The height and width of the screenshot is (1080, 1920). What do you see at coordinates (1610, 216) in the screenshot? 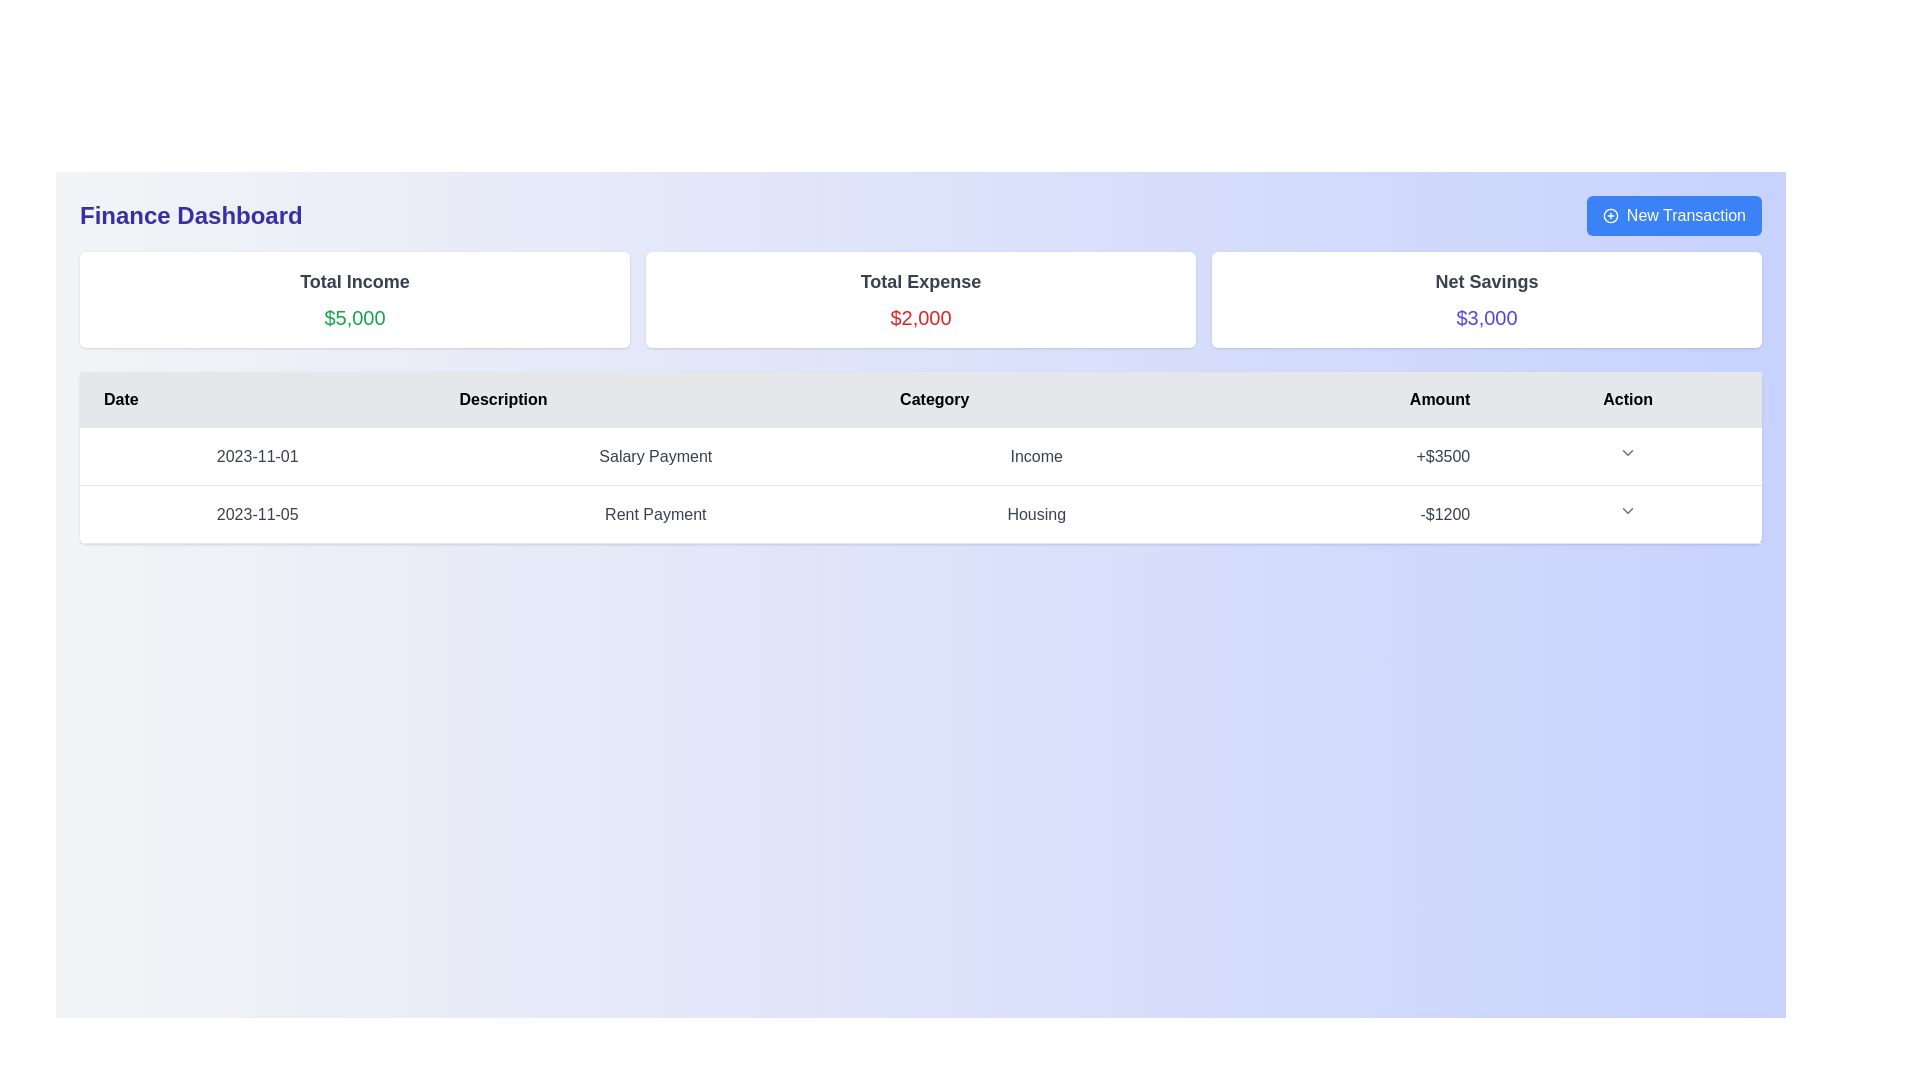
I see `the graphical icon representing the 'New Transaction' button, which is located at the top-right corner of the interface` at bounding box center [1610, 216].